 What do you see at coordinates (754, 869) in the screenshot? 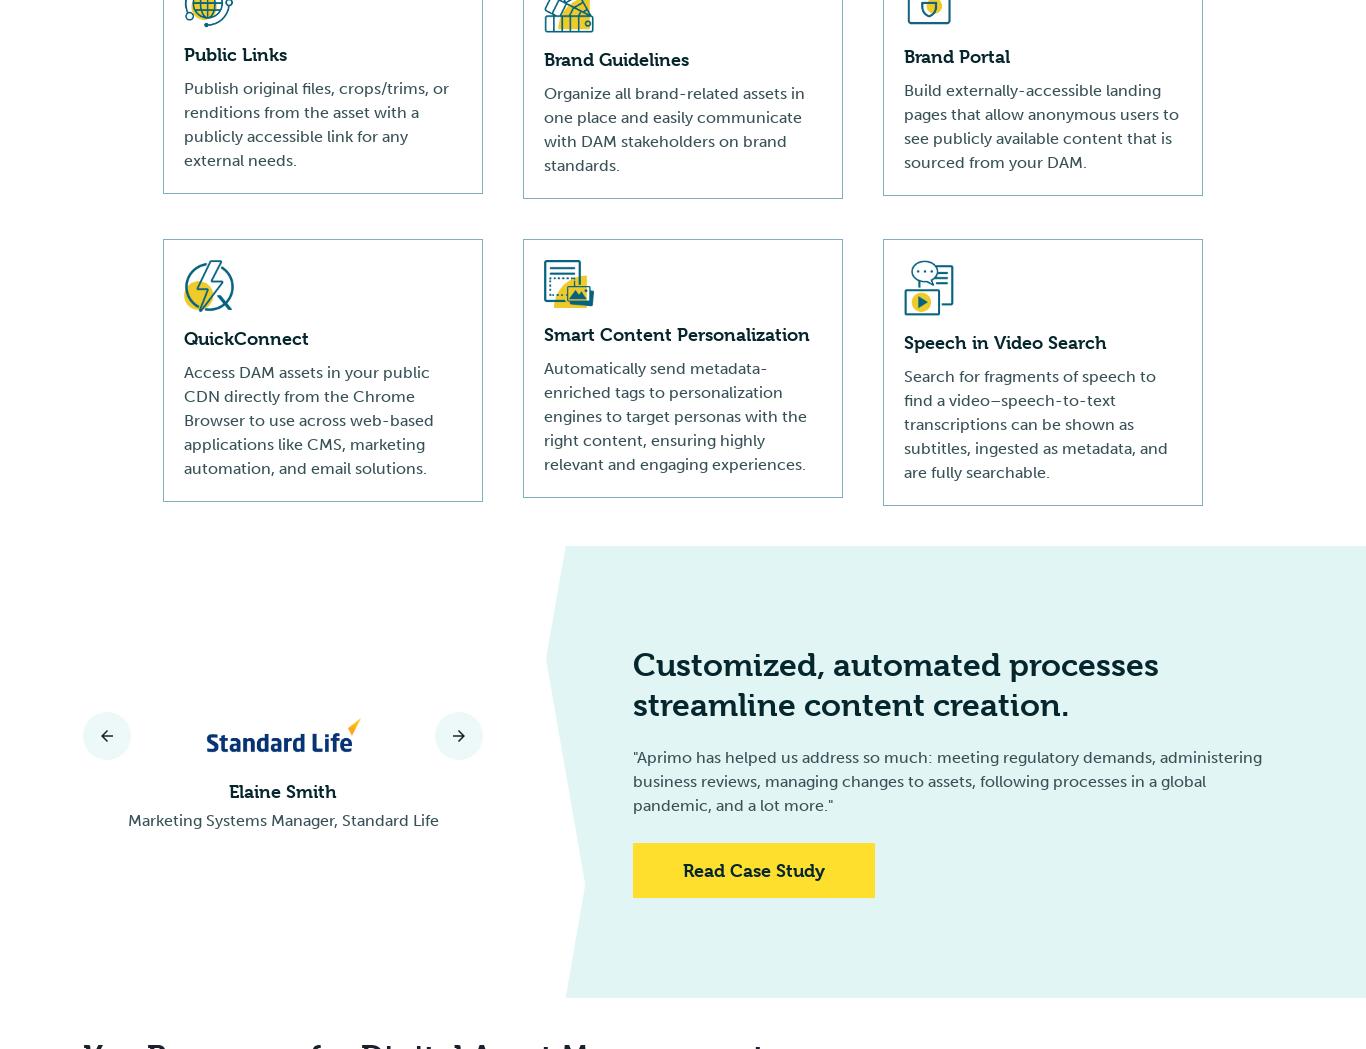
I see `'Read Case Study'` at bounding box center [754, 869].